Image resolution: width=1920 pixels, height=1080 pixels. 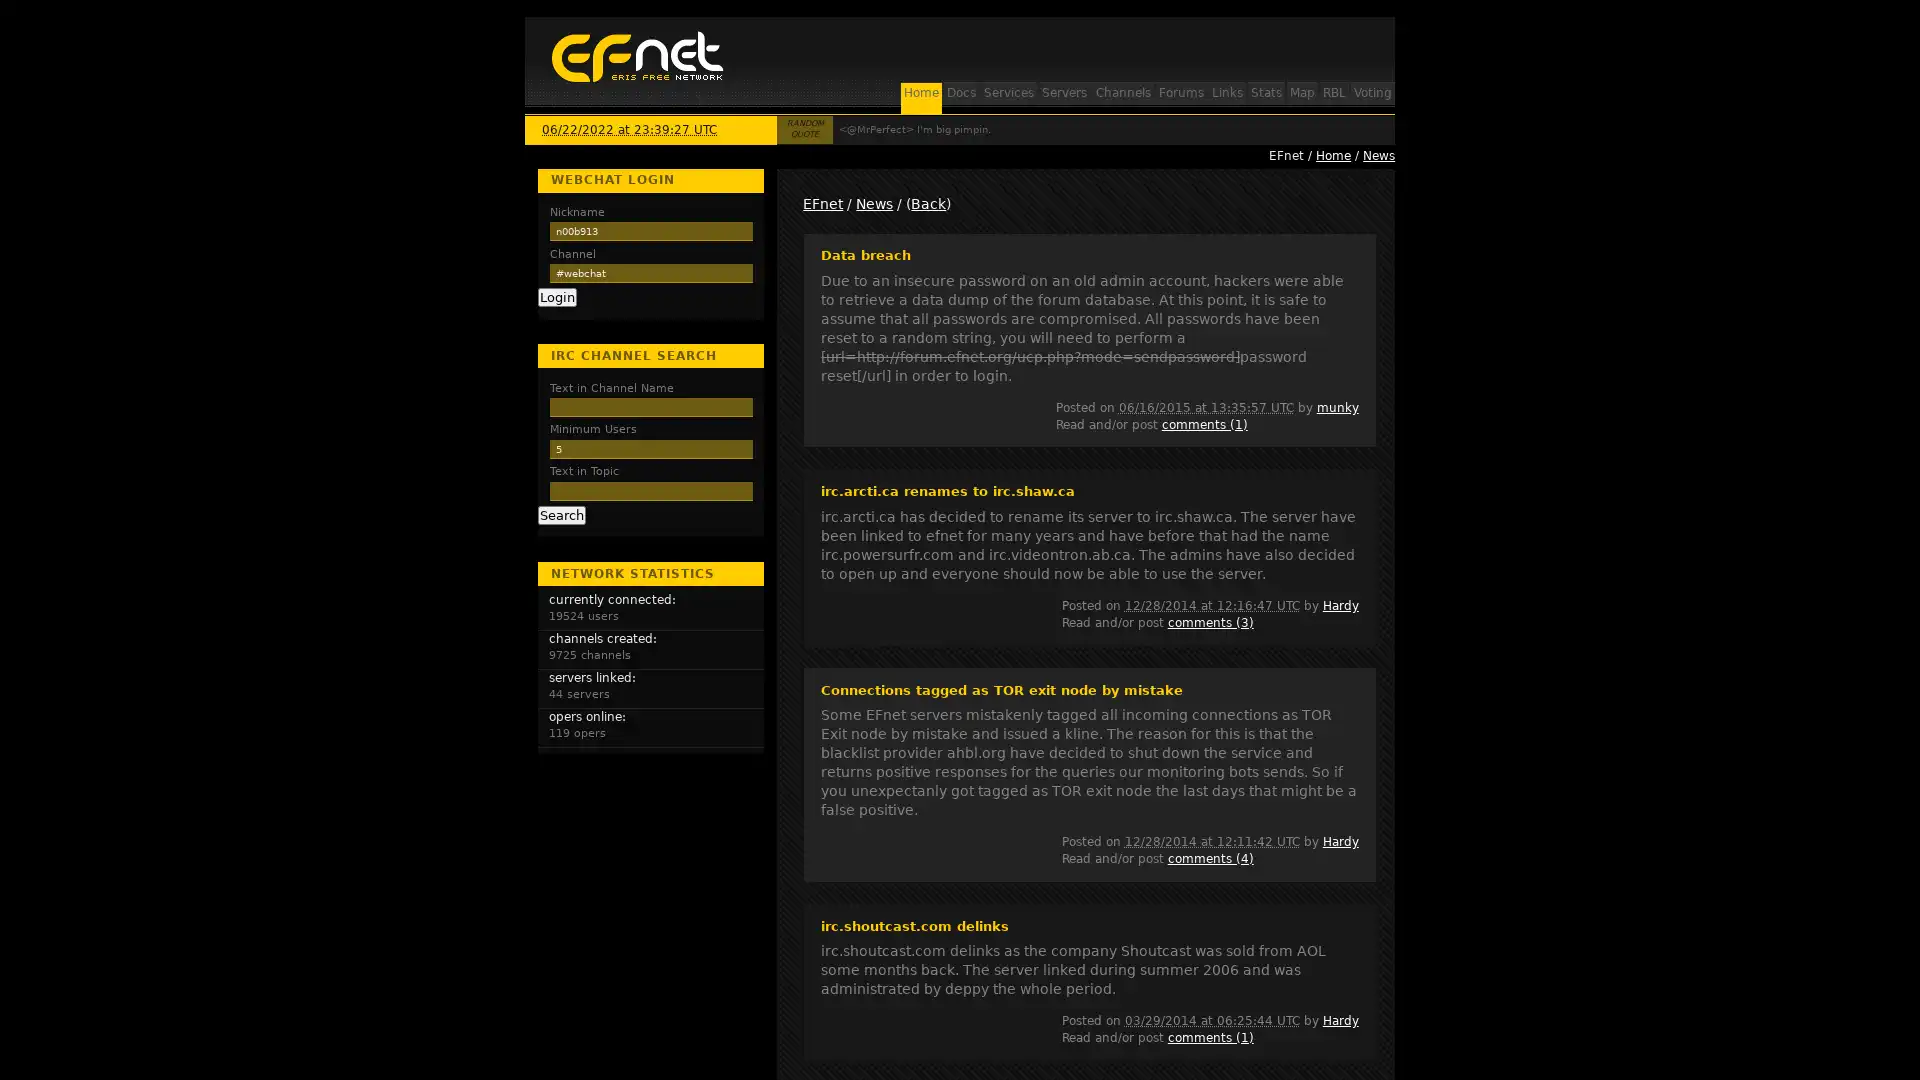 I want to click on Login, so click(x=556, y=297).